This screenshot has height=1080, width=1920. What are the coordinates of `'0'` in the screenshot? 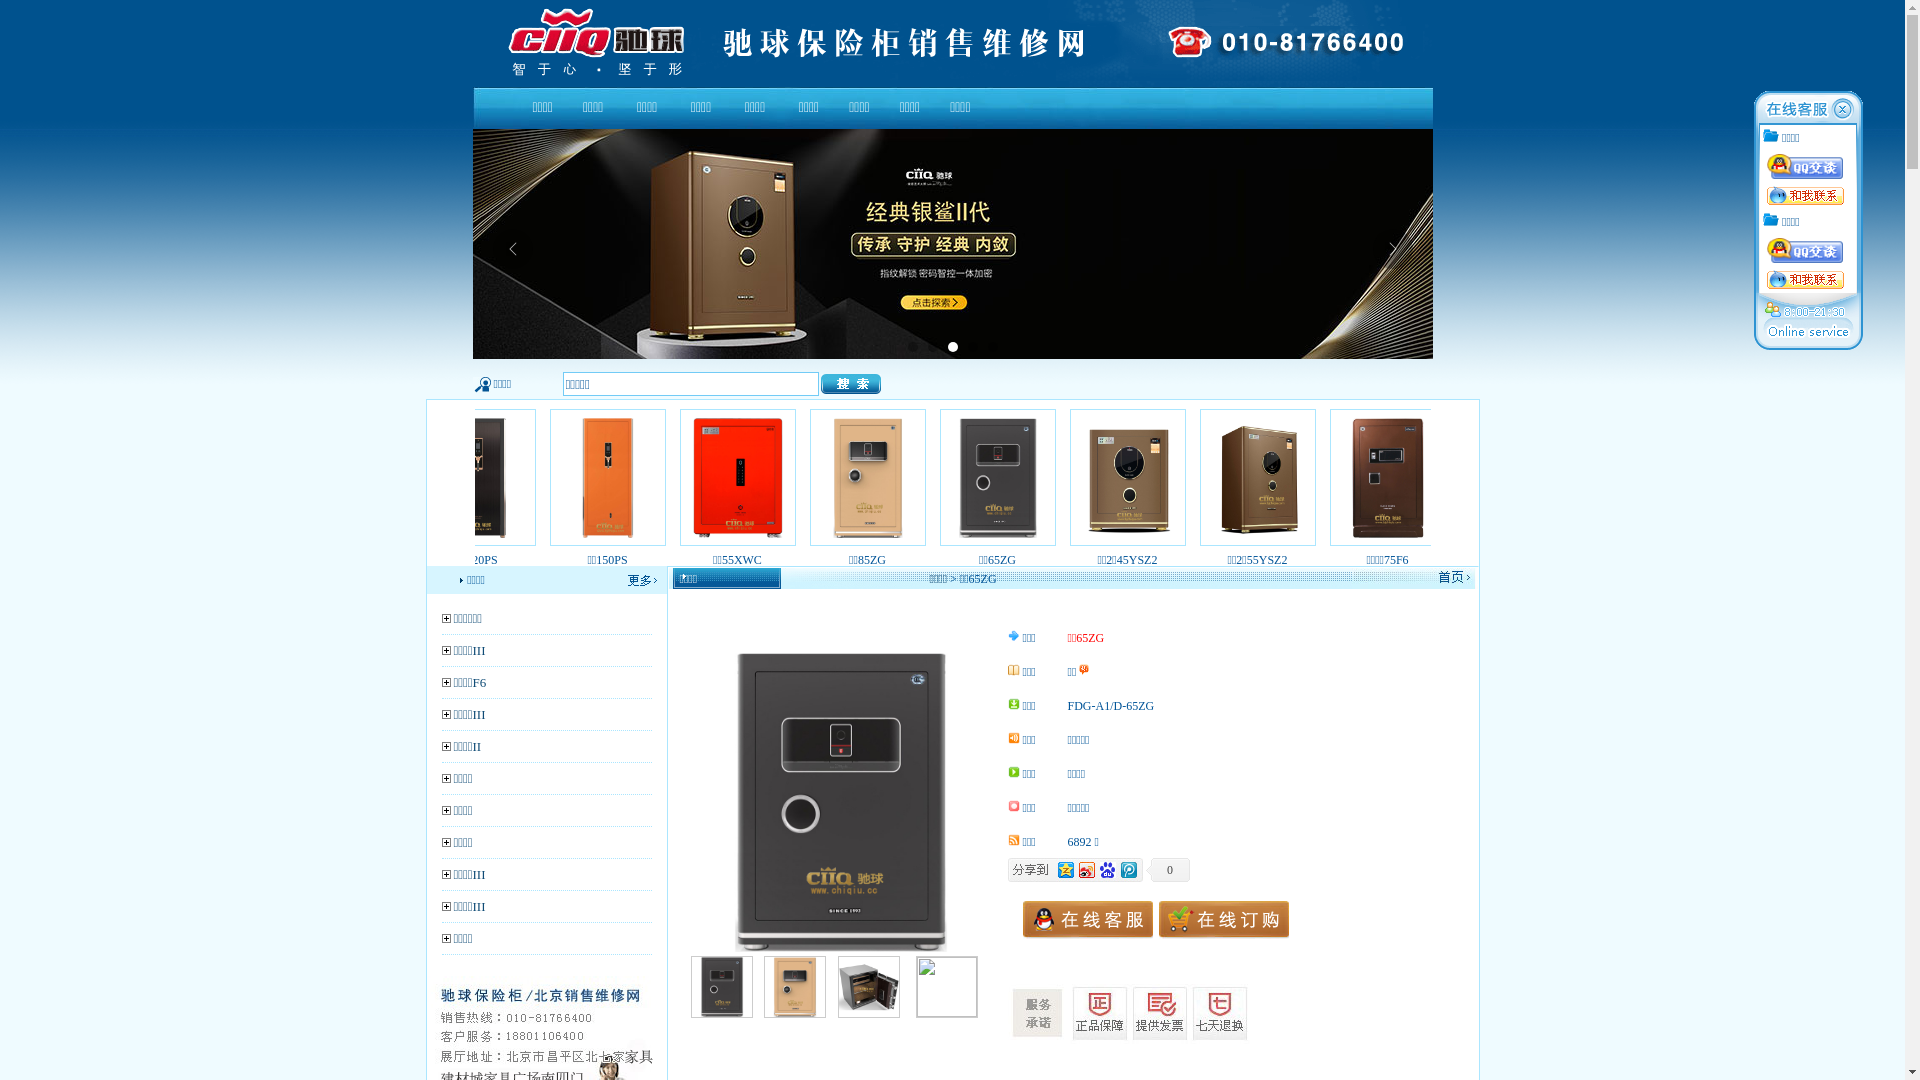 It's located at (1167, 869).